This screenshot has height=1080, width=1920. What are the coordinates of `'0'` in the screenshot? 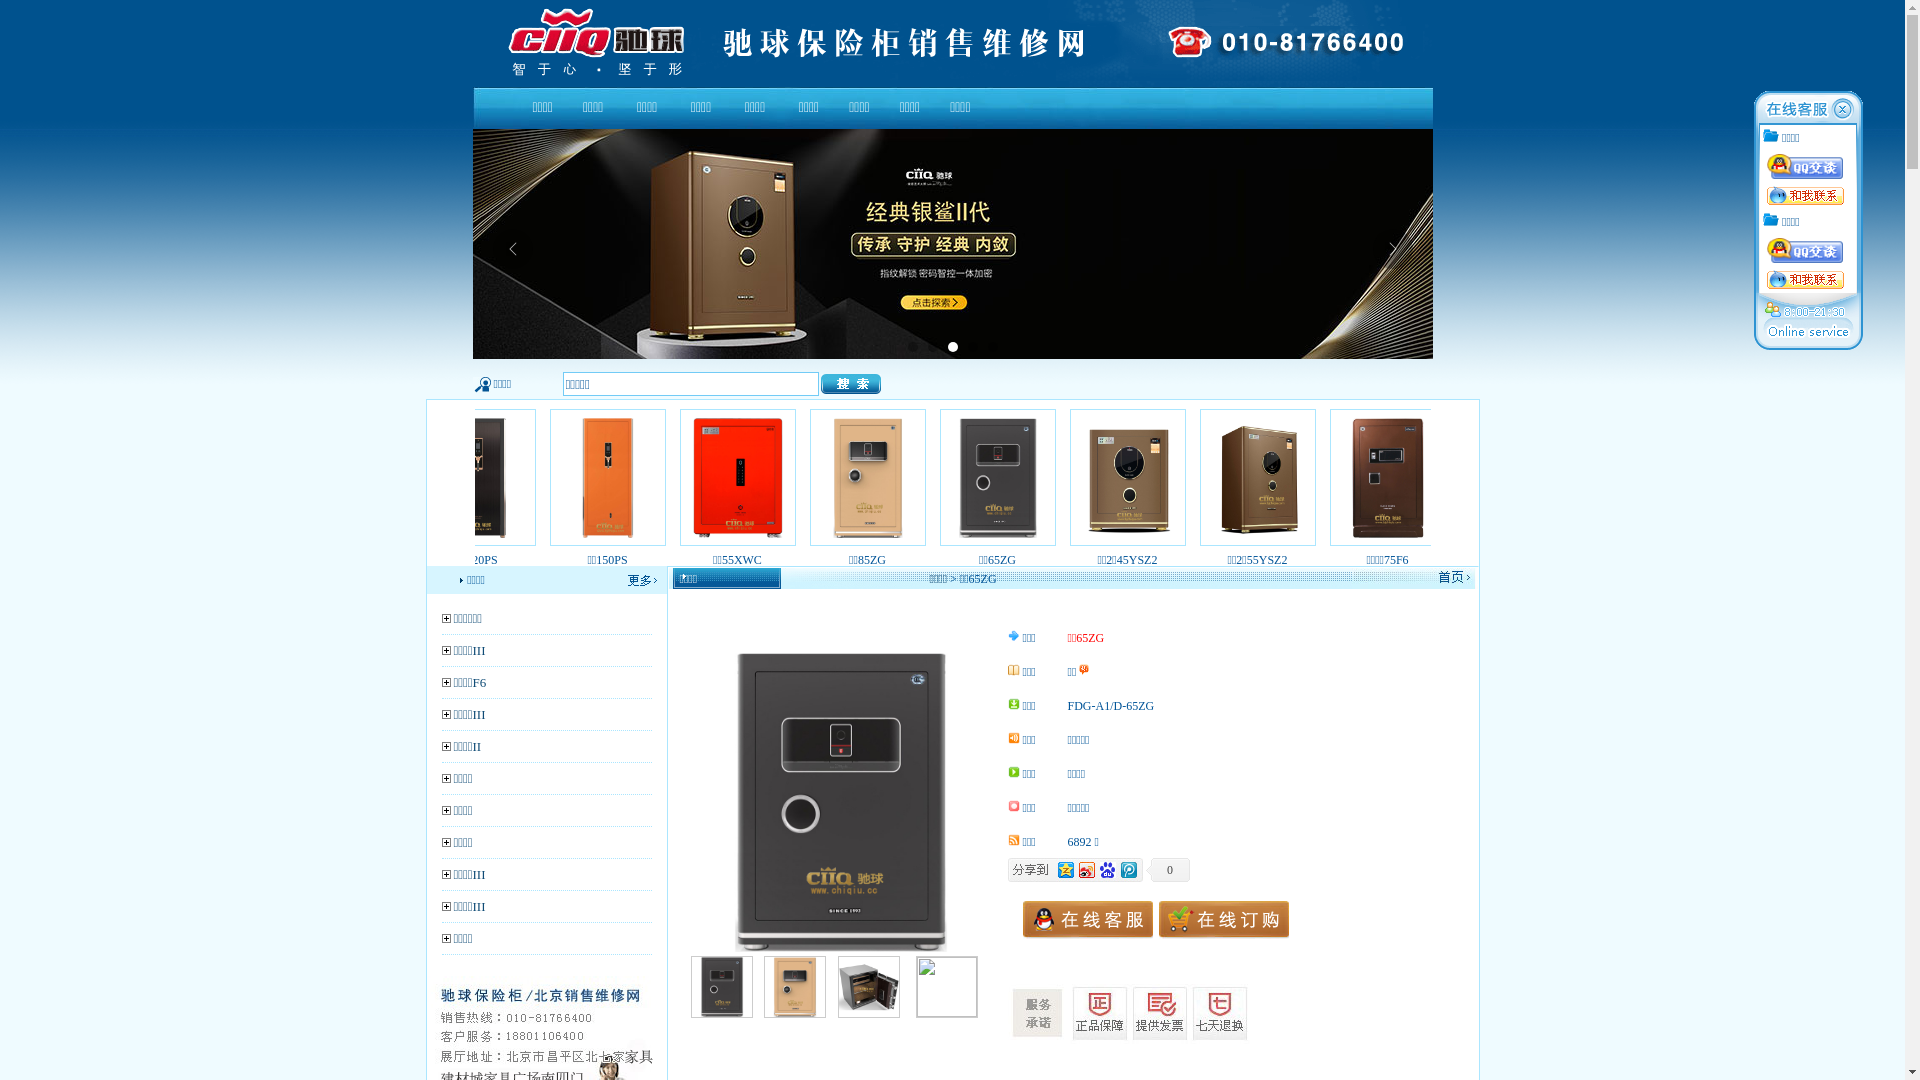 It's located at (1167, 869).